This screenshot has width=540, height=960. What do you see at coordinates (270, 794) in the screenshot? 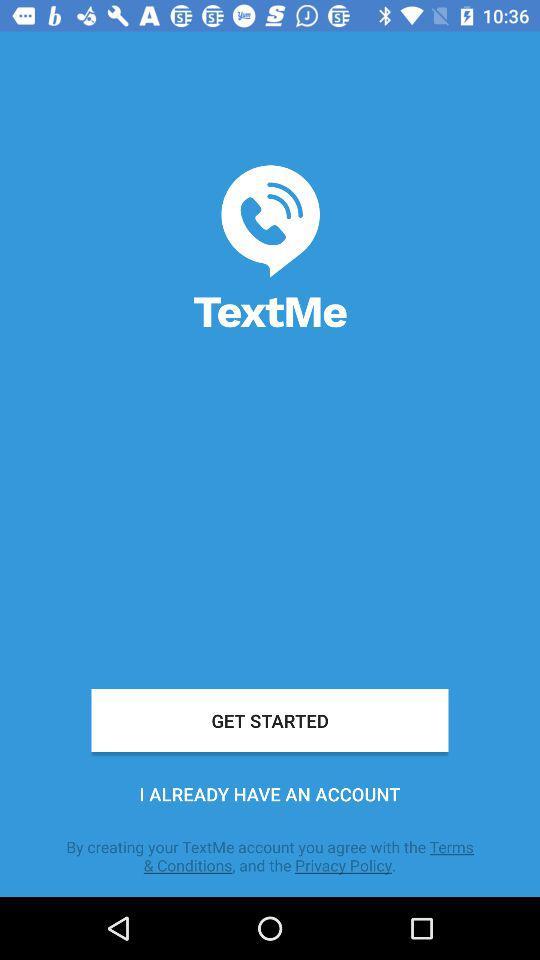
I see `item below get started item` at bounding box center [270, 794].